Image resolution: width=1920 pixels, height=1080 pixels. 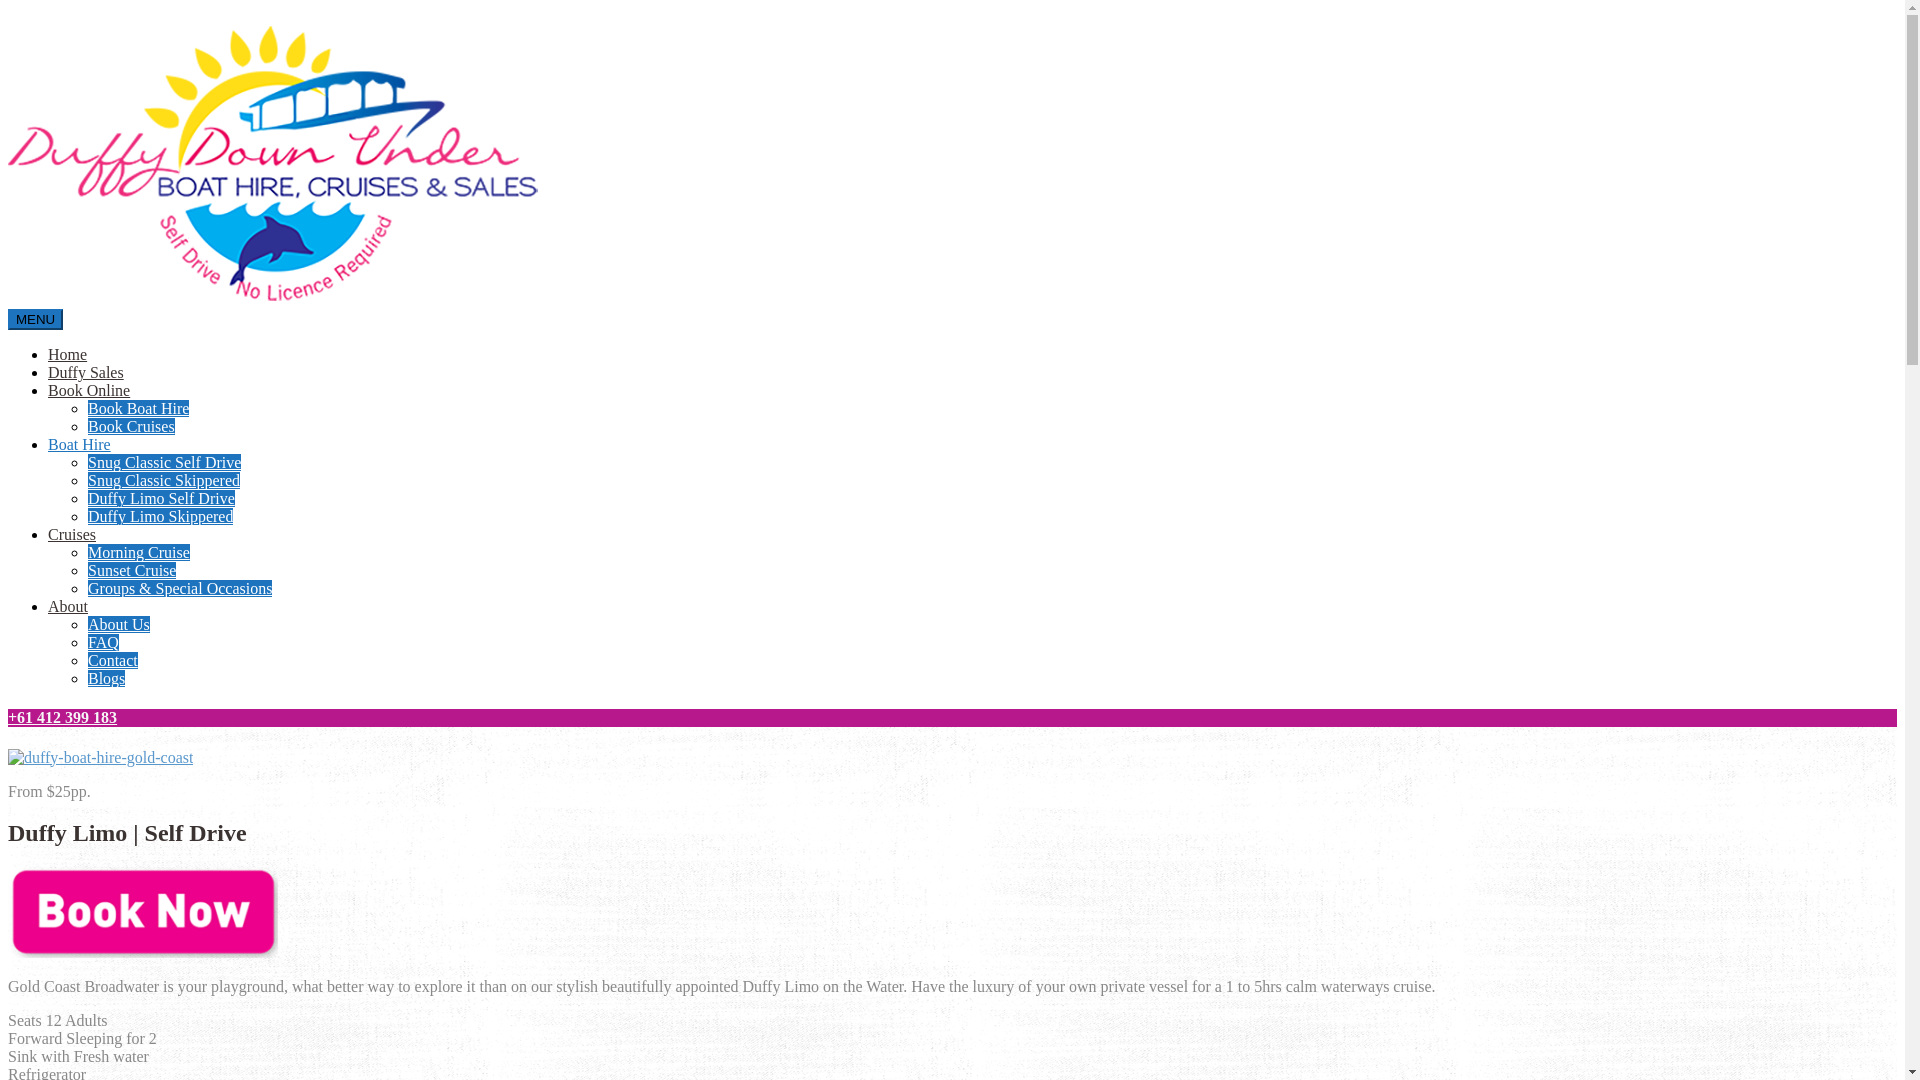 What do you see at coordinates (48, 390) in the screenshot?
I see `'Book Online'` at bounding box center [48, 390].